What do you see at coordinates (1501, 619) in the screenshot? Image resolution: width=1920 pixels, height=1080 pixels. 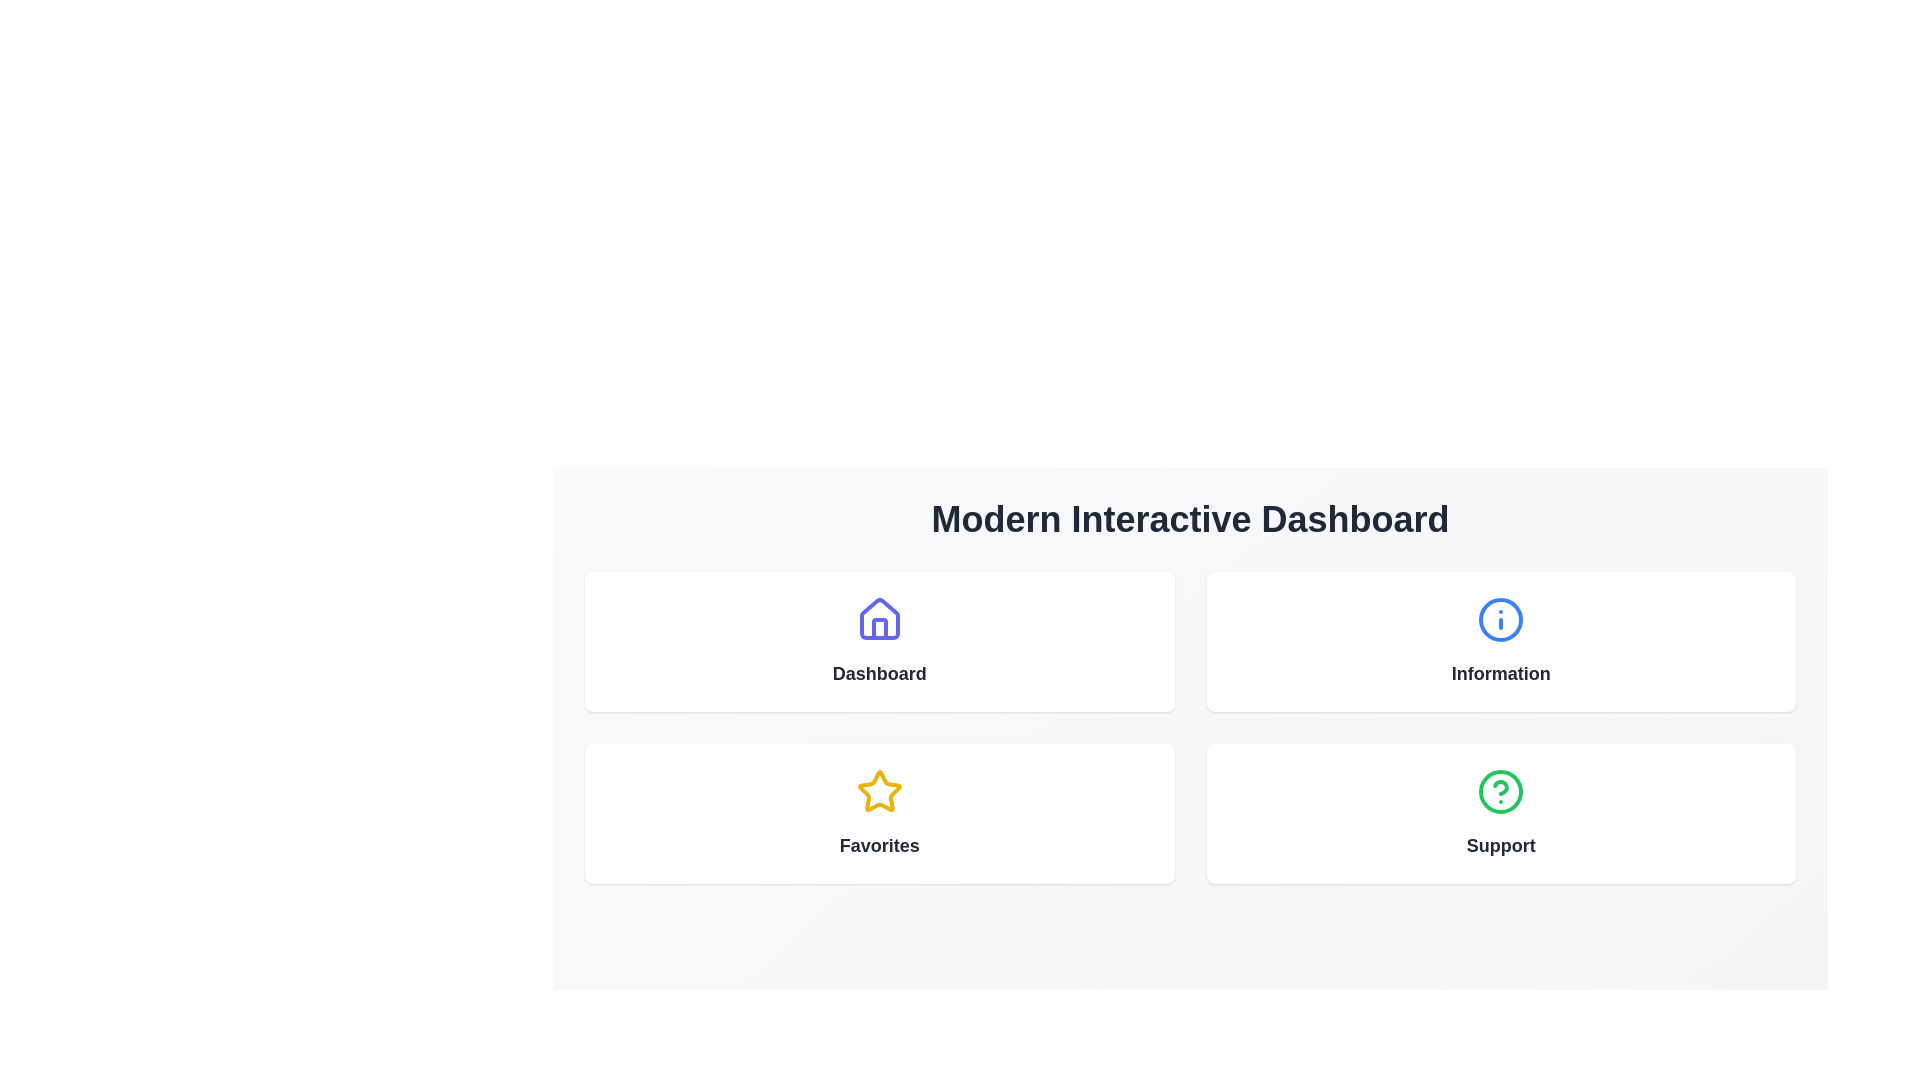 I see `the circular informational icon with a blue outline and a blue letter 'i' centered within it, located in the top-right quadrant of the dashboard layout` at bounding box center [1501, 619].